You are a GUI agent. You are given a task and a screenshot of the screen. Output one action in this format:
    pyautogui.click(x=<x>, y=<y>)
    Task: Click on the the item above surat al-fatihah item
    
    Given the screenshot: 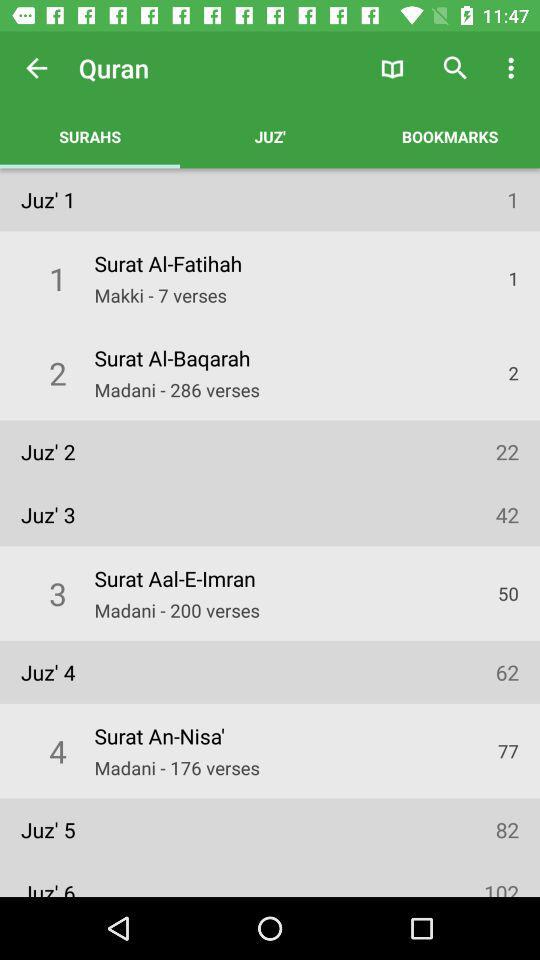 What is the action you would take?
    pyautogui.click(x=270, y=135)
    